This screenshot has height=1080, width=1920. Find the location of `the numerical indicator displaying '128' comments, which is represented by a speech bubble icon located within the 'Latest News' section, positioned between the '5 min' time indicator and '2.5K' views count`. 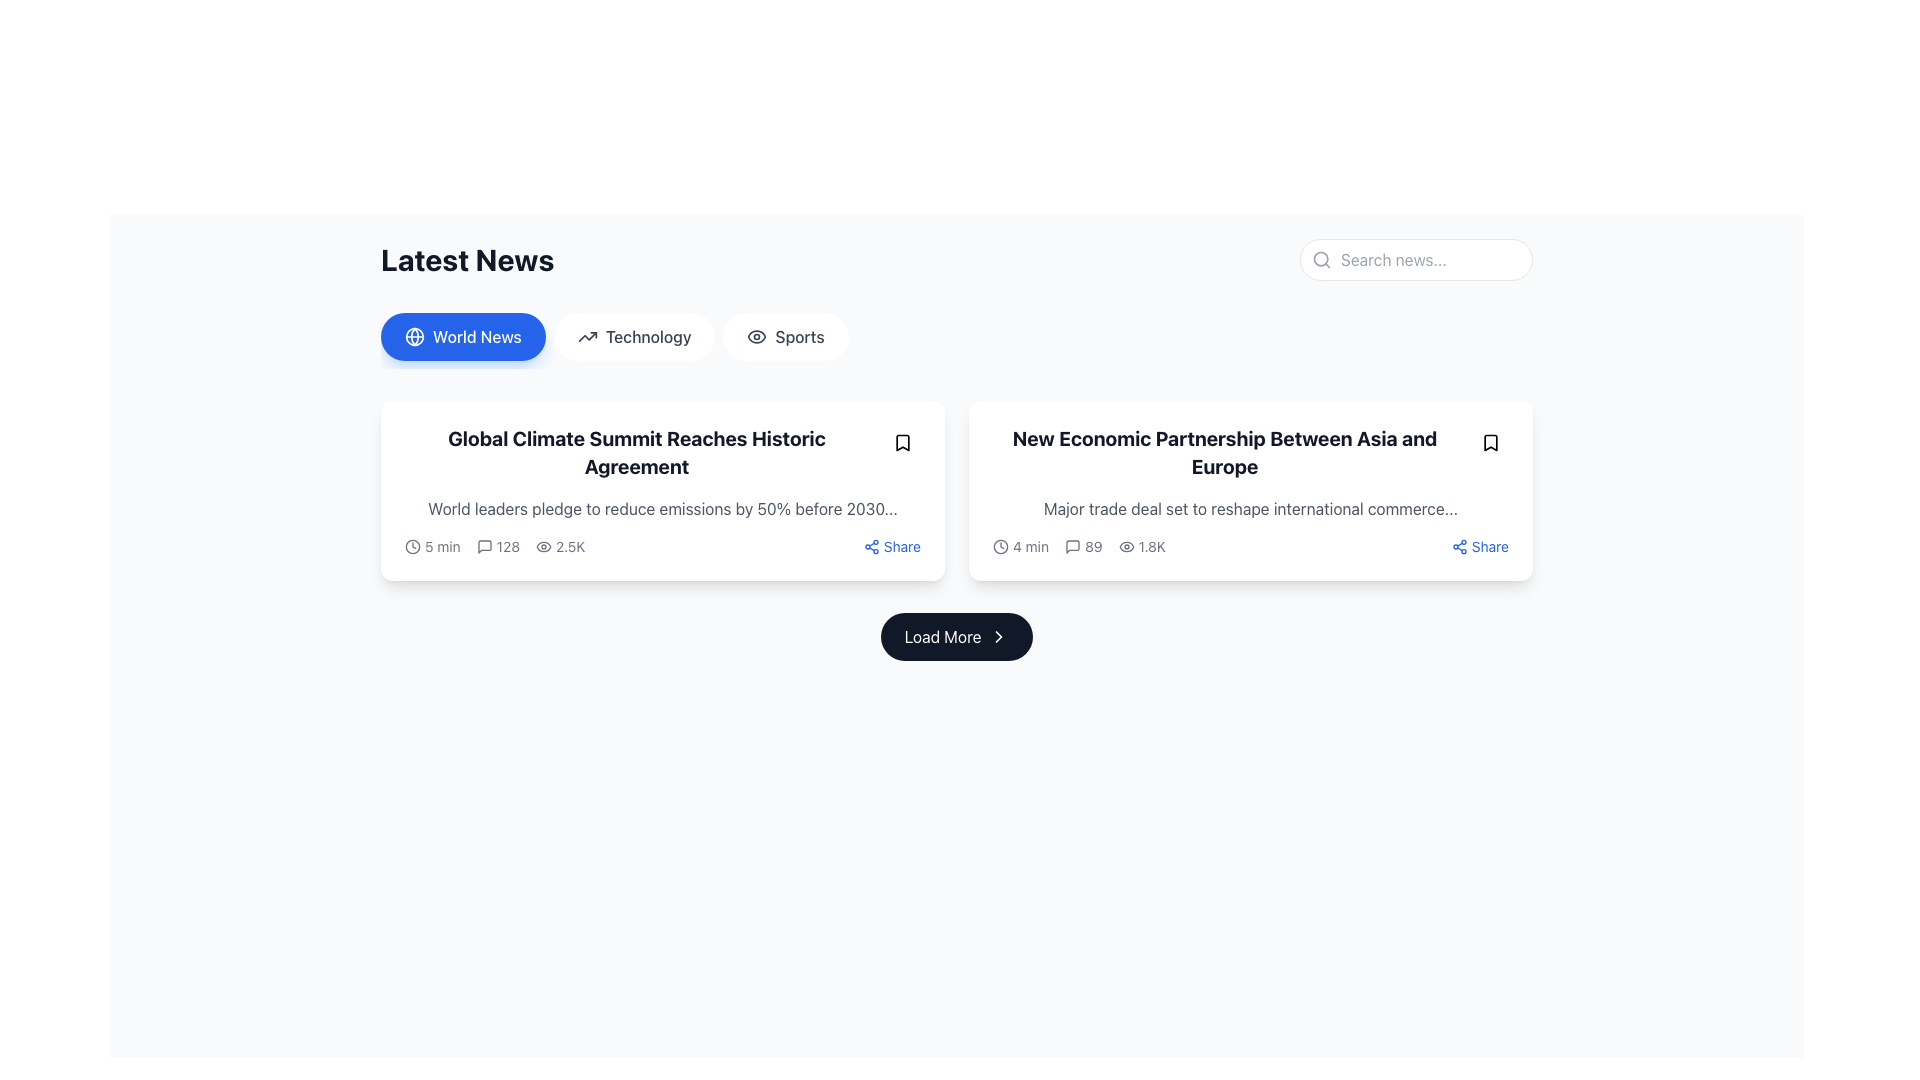

the numerical indicator displaying '128' comments, which is represented by a speech bubble icon located within the 'Latest News' section, positioned between the '5 min' time indicator and '2.5K' views count is located at coordinates (498, 547).